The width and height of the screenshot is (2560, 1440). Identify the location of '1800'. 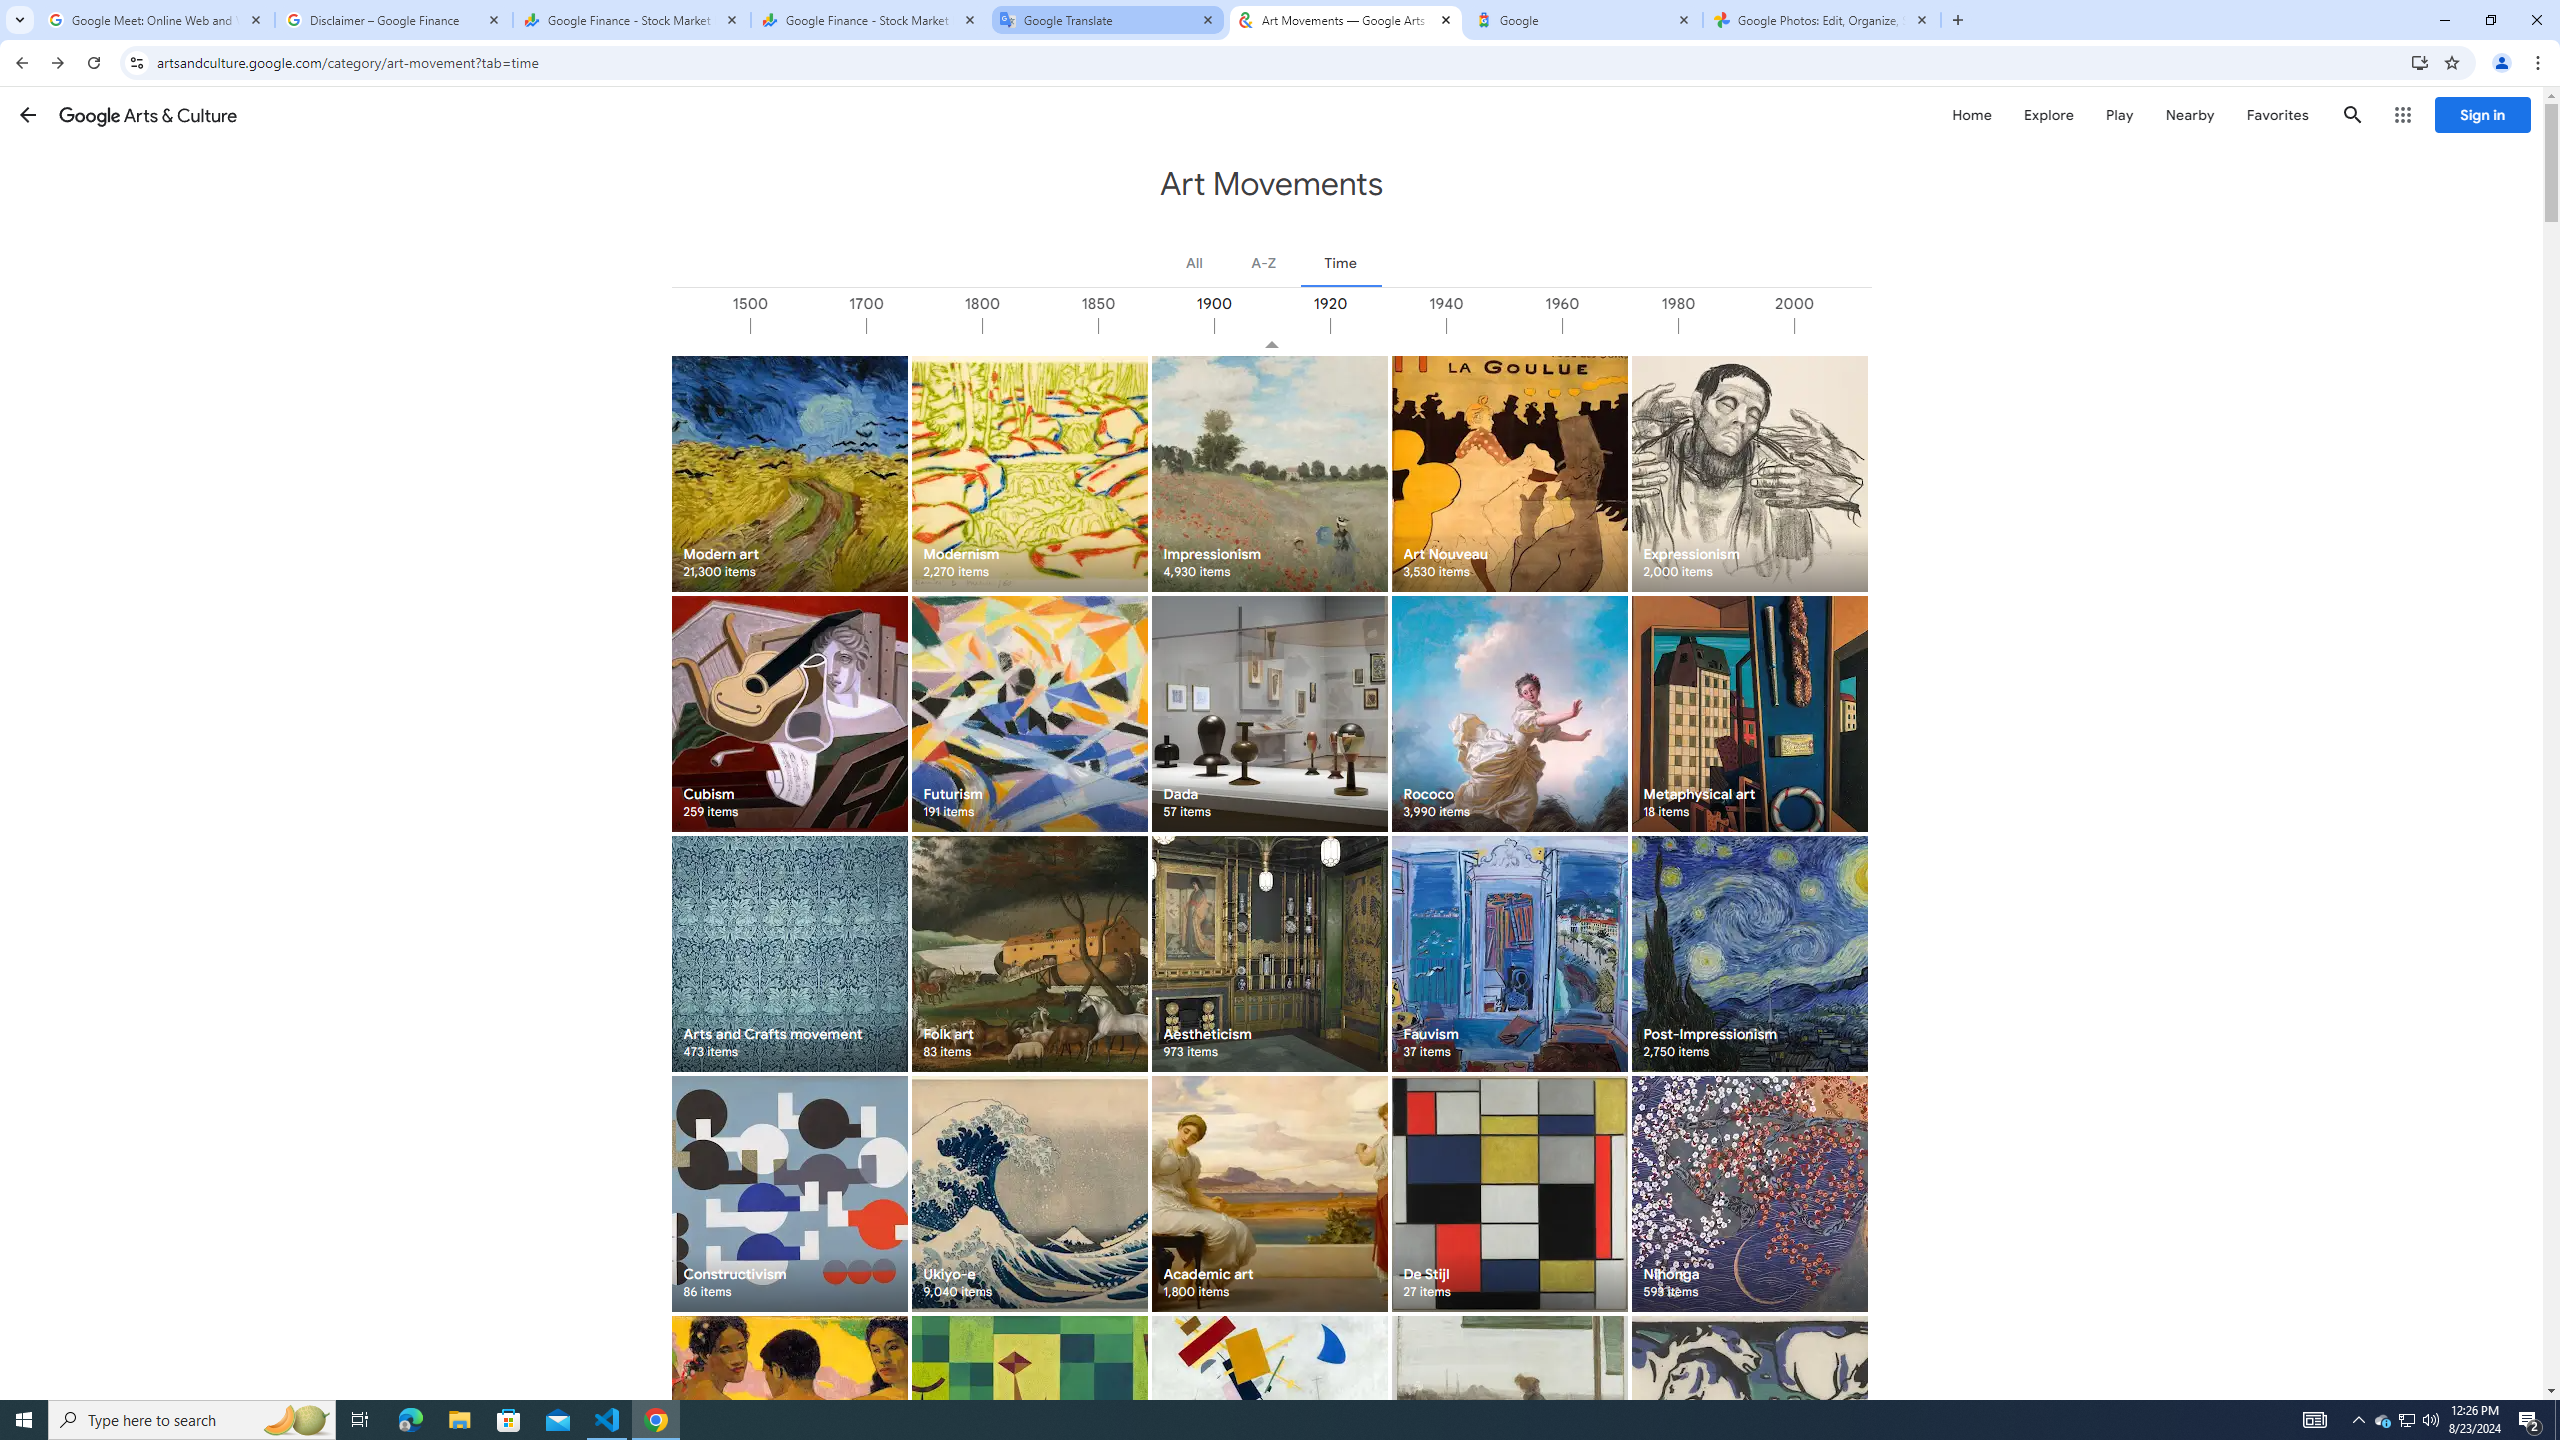
(1039, 325).